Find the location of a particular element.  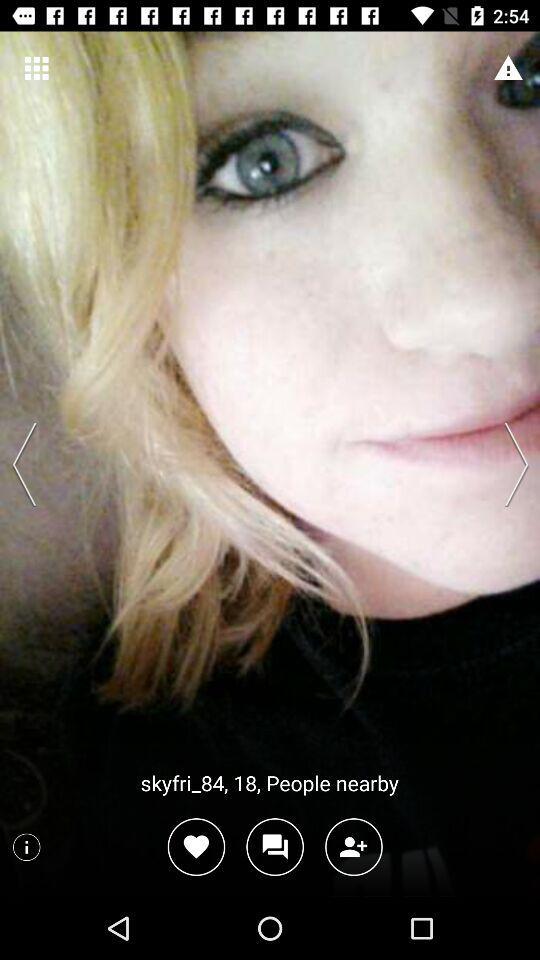

the item below skyfri_84 18 people icon is located at coordinates (353, 846).